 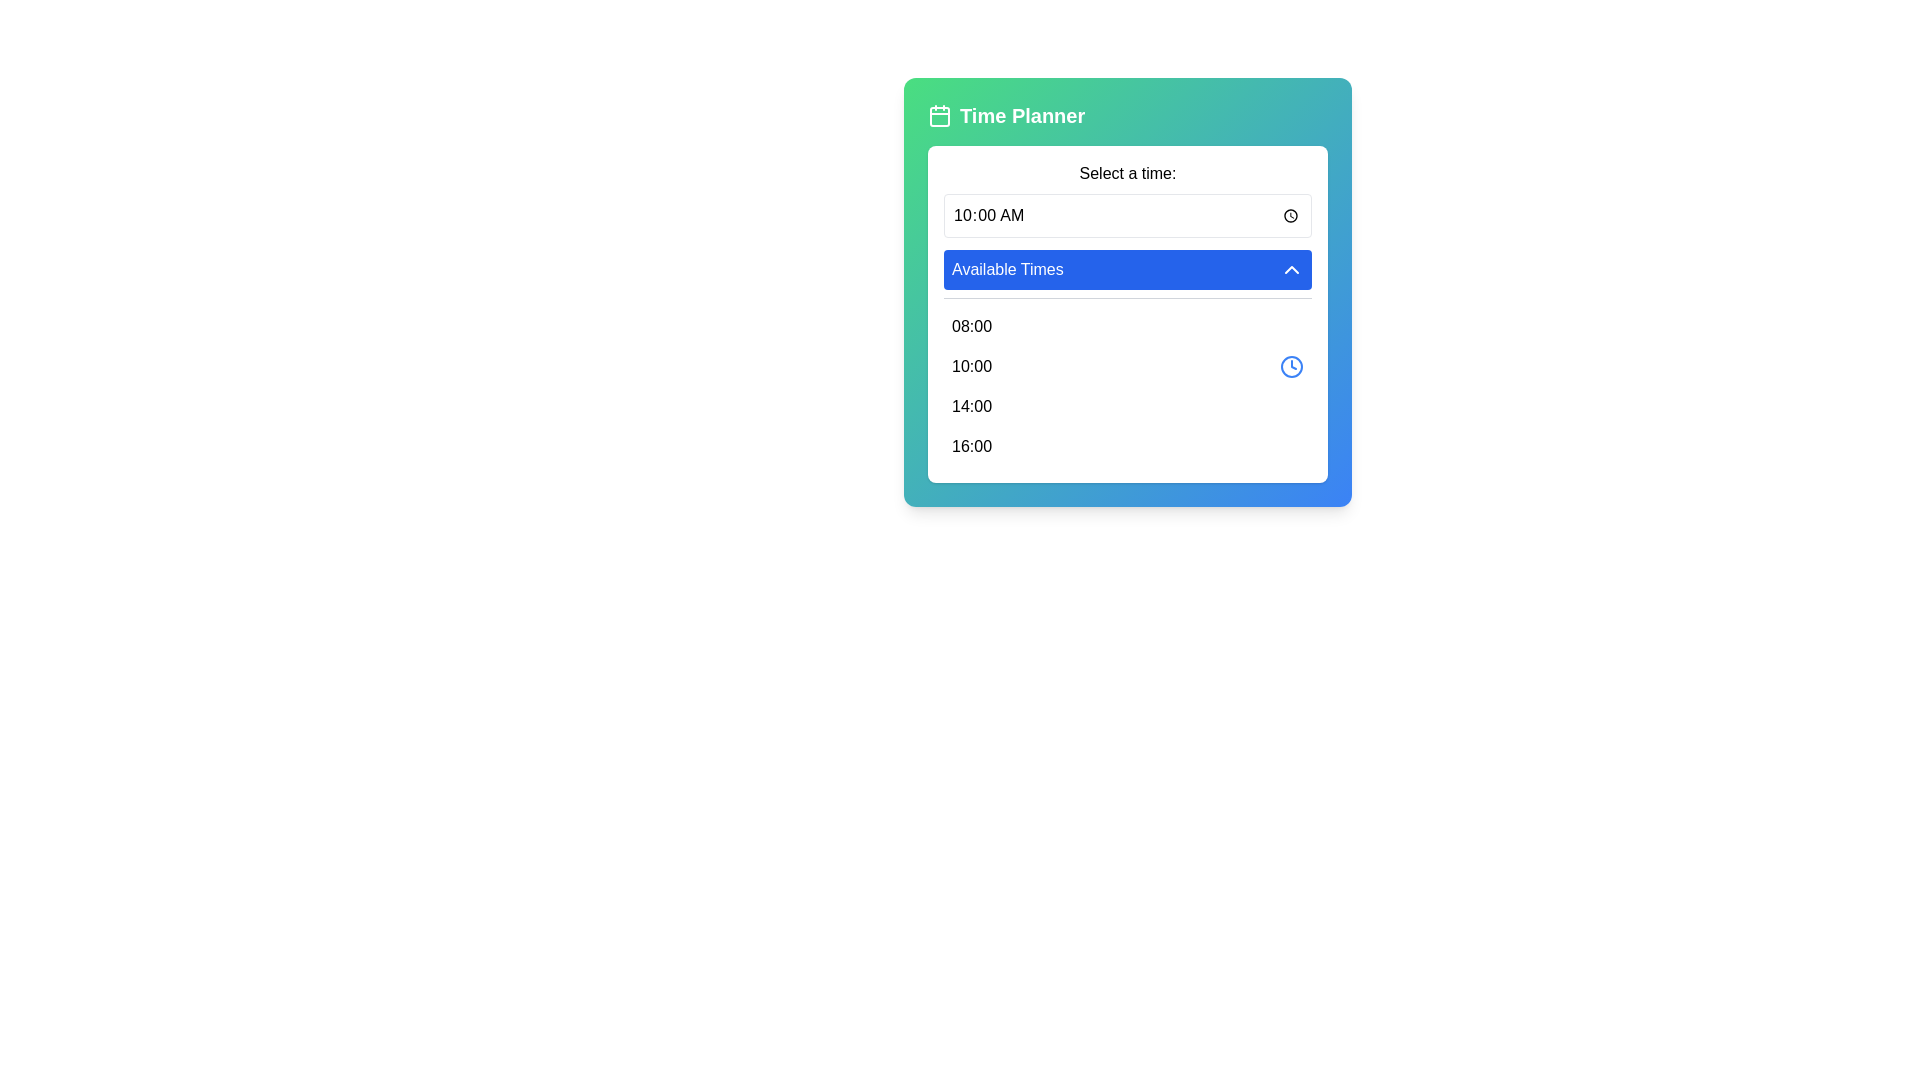 I want to click on the selectable list item for the time '10:00' which is located in the 'Available Times' section, positioned between '08:00' and '14:00', so click(x=1128, y=366).